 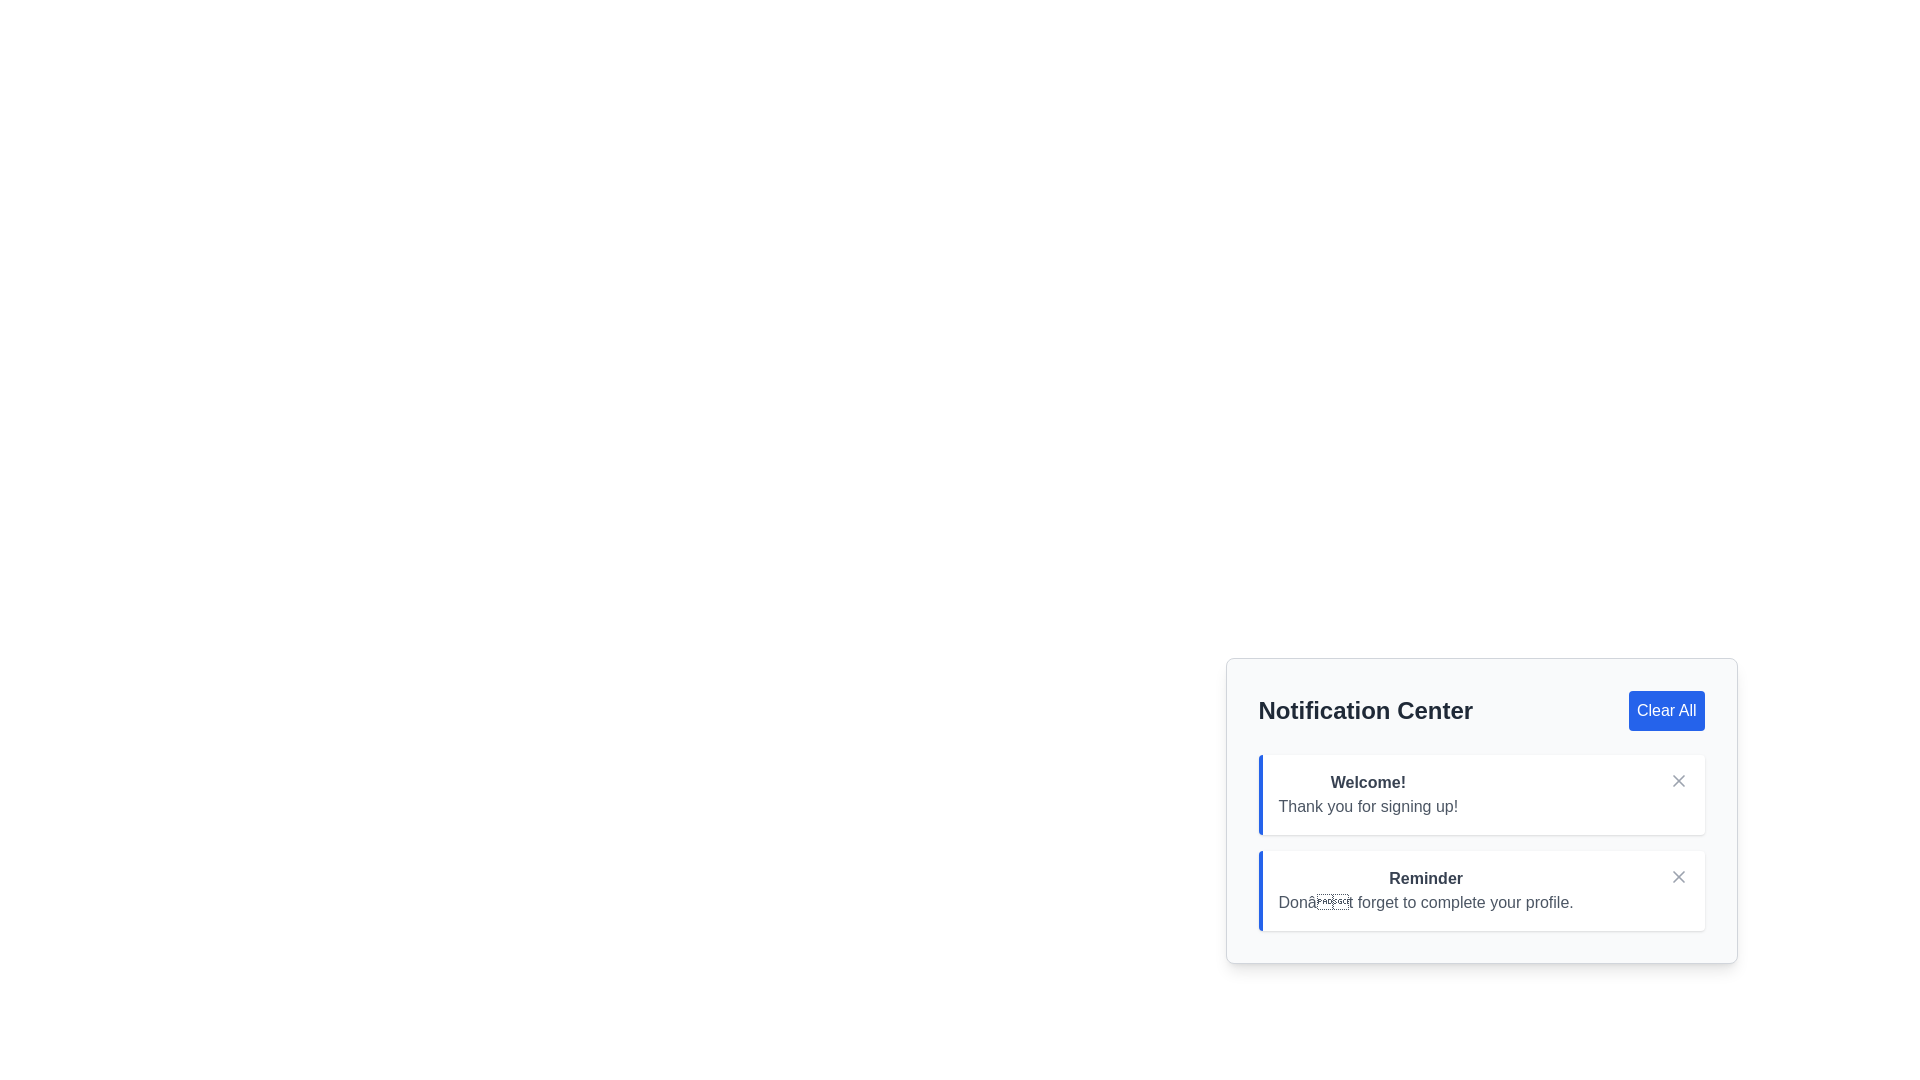 What do you see at coordinates (1425, 902) in the screenshot?
I see `the reminder message text that informs users to complete their profile, located within the notification card titled 'Reminder'` at bounding box center [1425, 902].